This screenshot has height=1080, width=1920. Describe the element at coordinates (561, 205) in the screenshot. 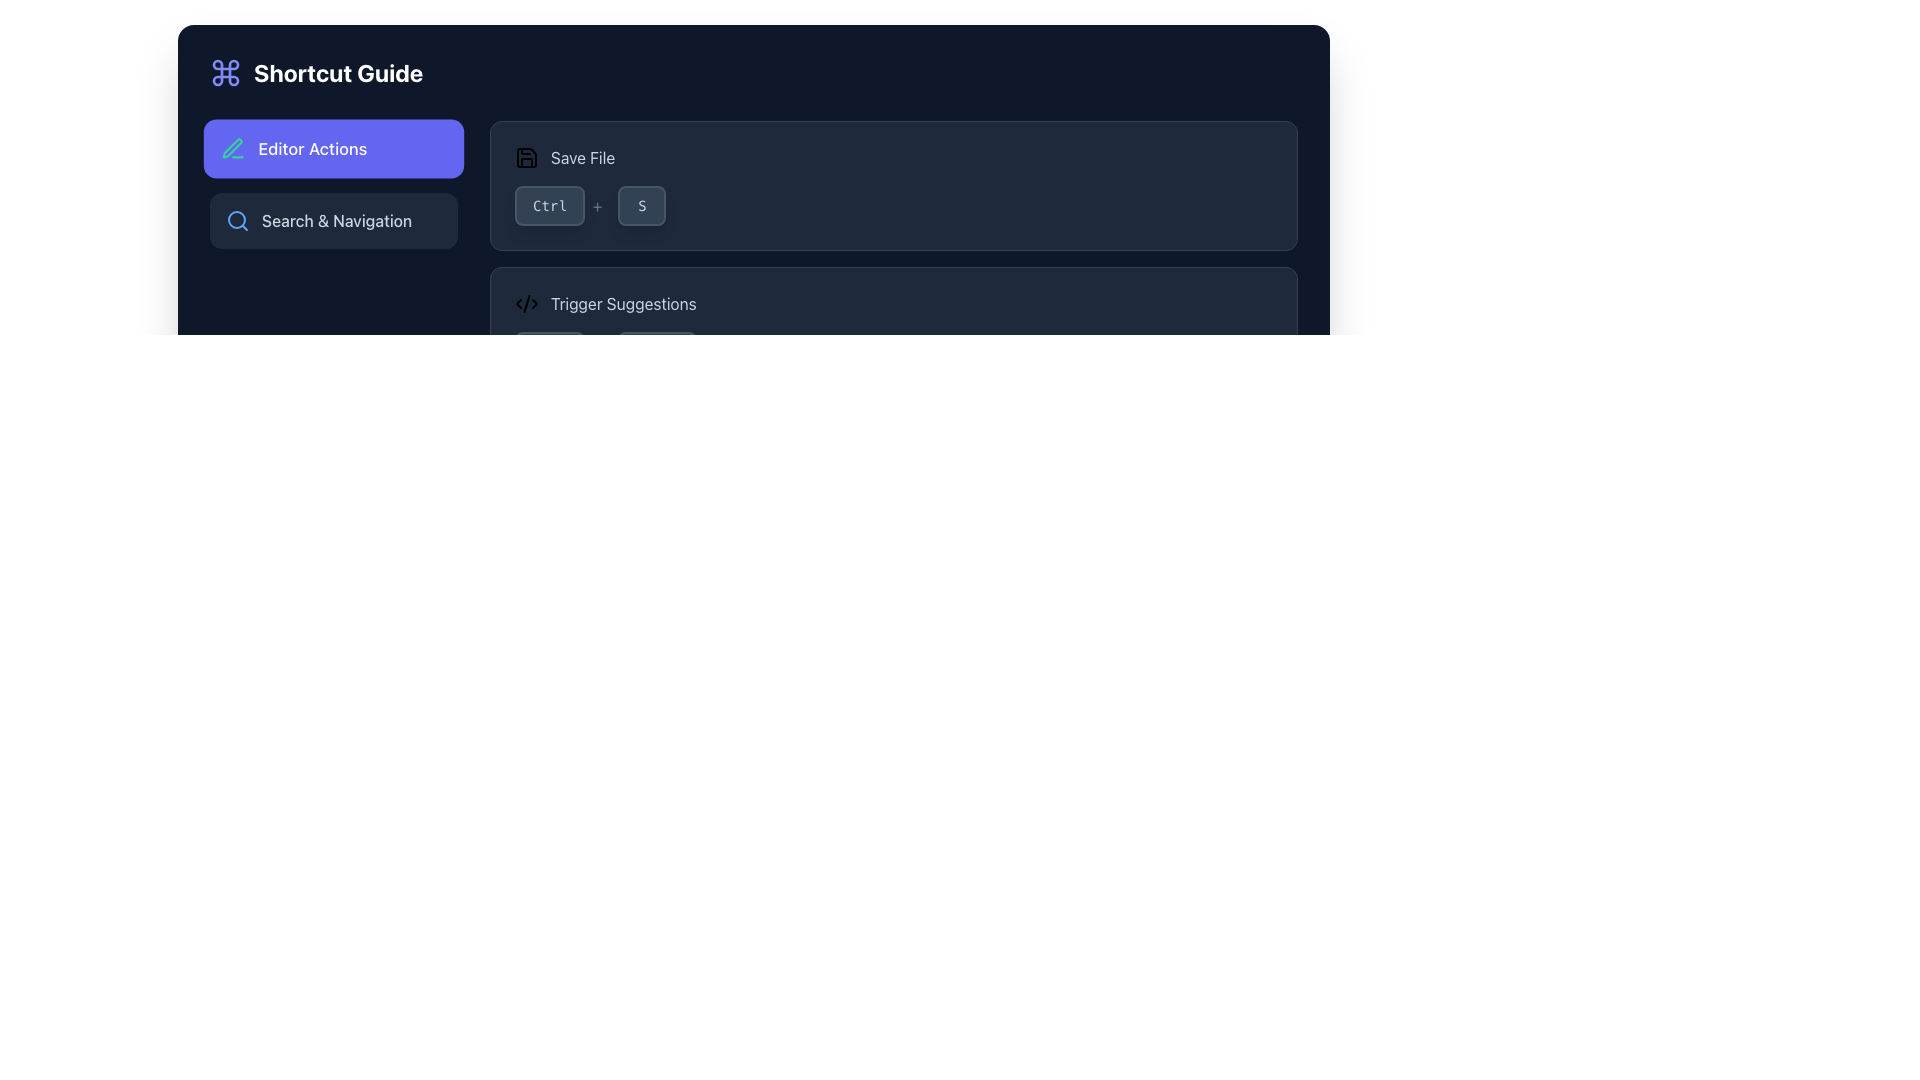

I see `the rectangular button-like component displaying 'Ctrl' in a monospace font, located in the 'Save File' section at the top-right area of the interface` at that location.